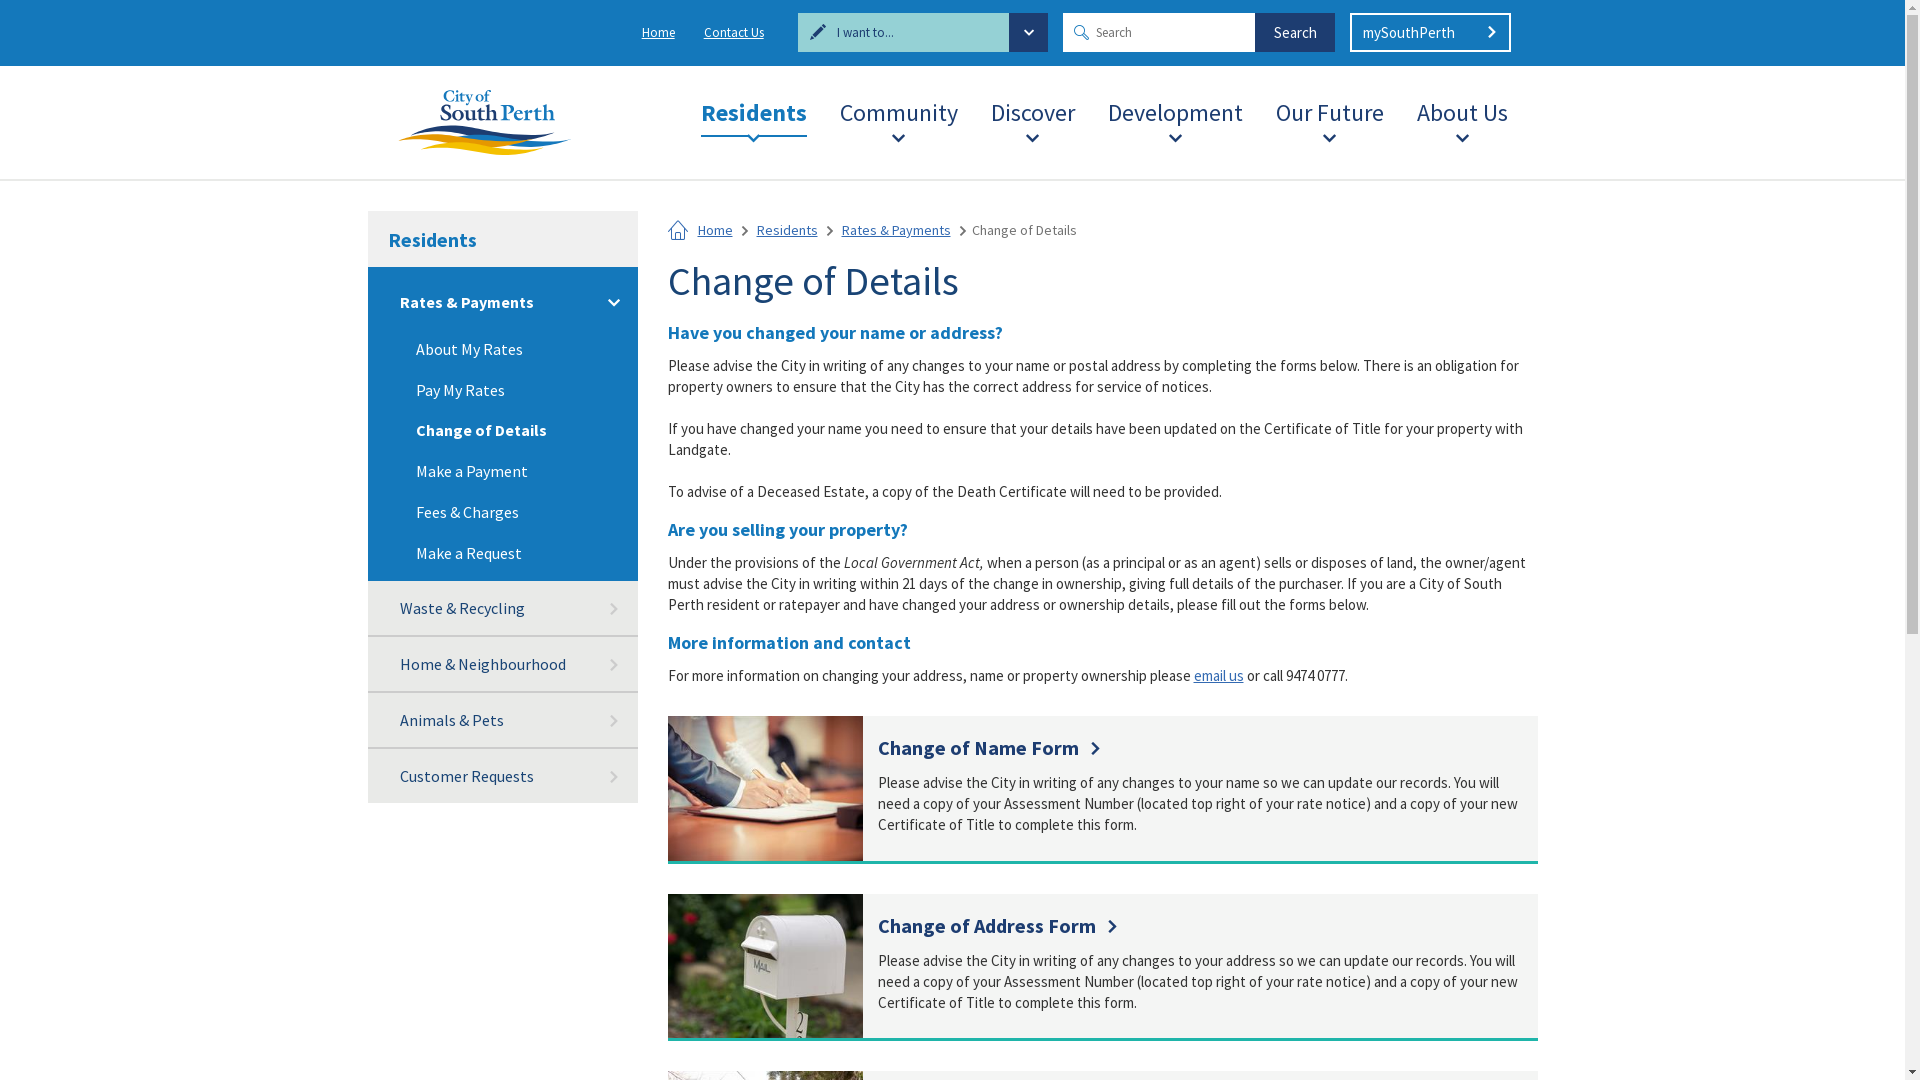 Image resolution: width=1920 pixels, height=1080 pixels. I want to click on 'Community', so click(897, 108).